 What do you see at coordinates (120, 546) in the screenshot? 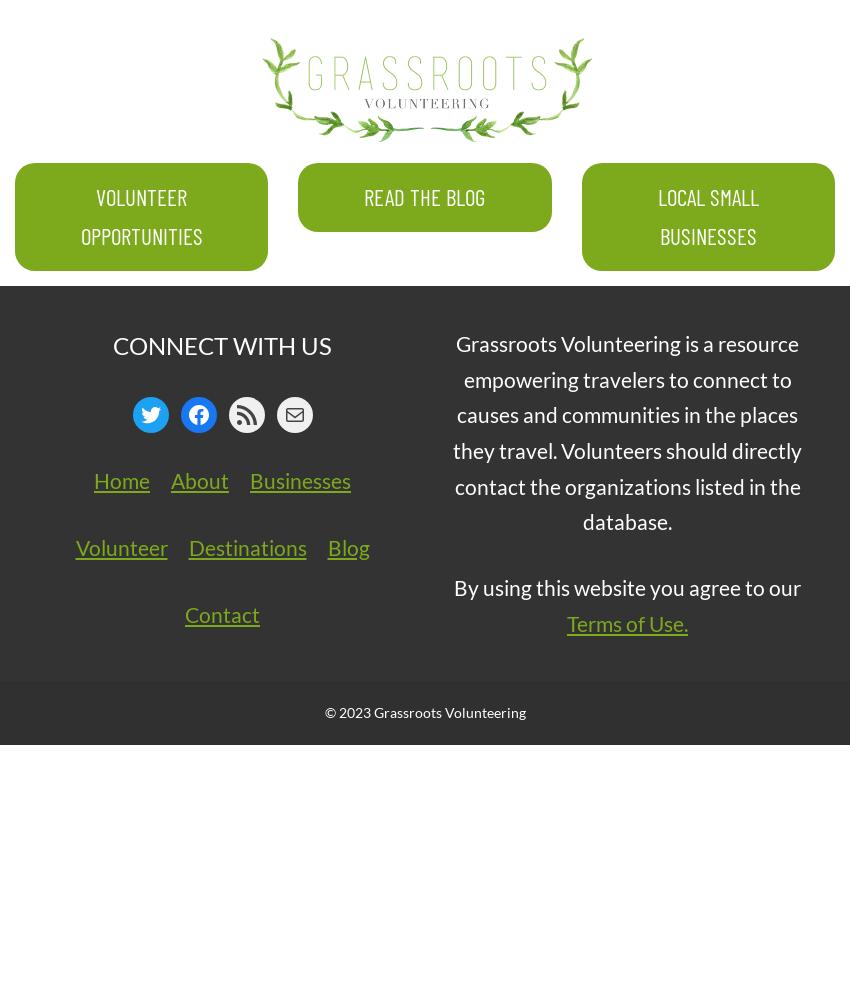
I see `'Volunteer'` at bounding box center [120, 546].